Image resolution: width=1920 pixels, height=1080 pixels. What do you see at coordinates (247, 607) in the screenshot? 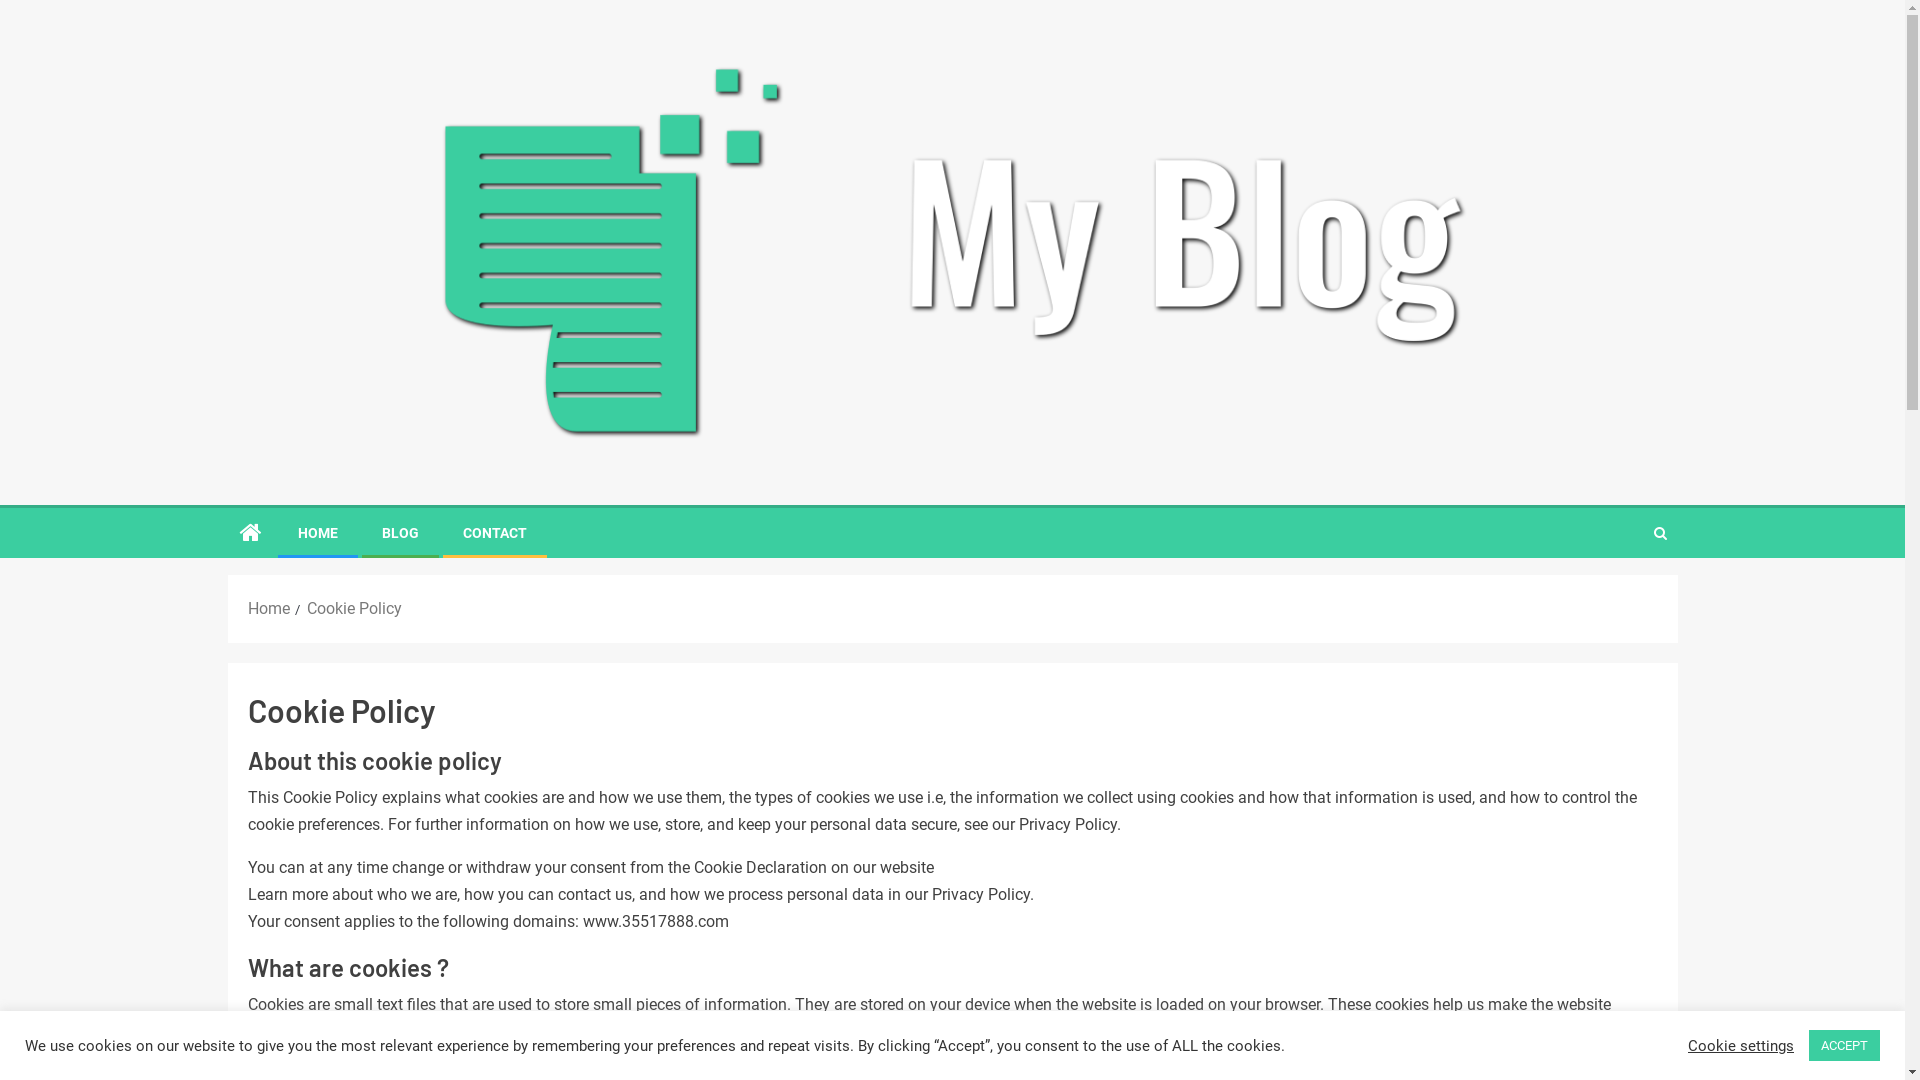
I see `'Home'` at bounding box center [247, 607].